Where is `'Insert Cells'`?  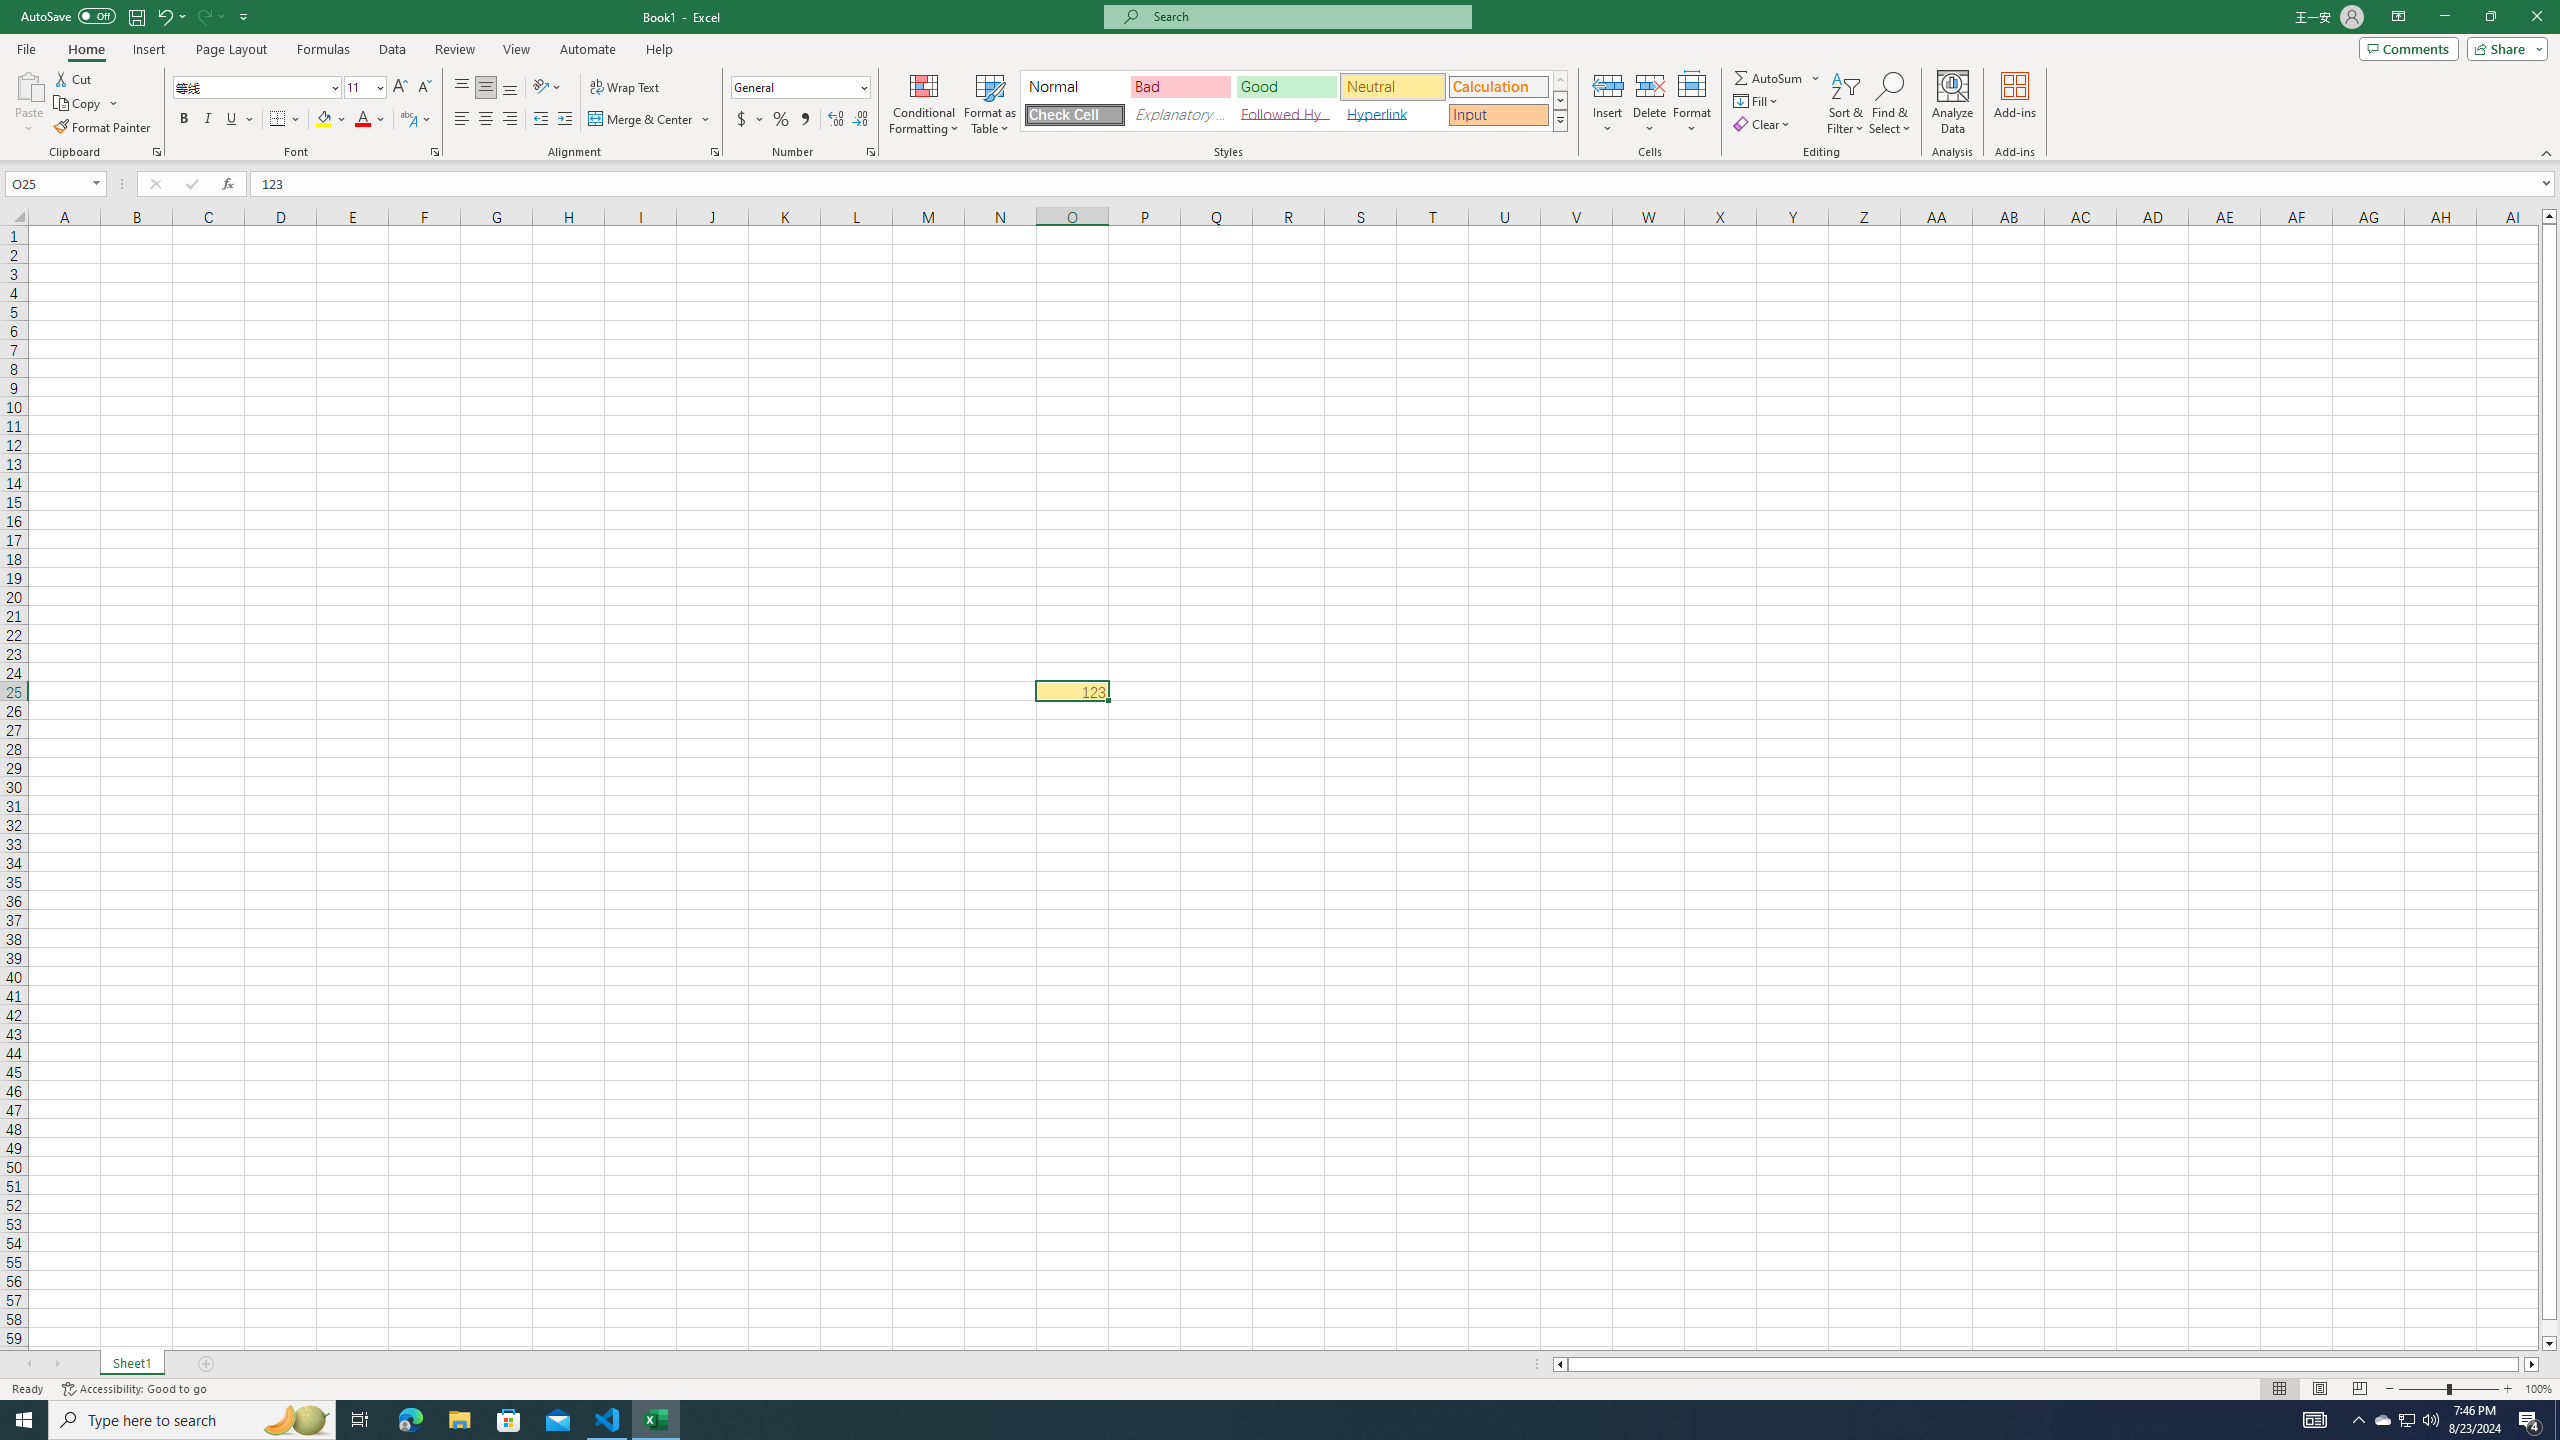
'Insert Cells' is located at coordinates (1606, 84).